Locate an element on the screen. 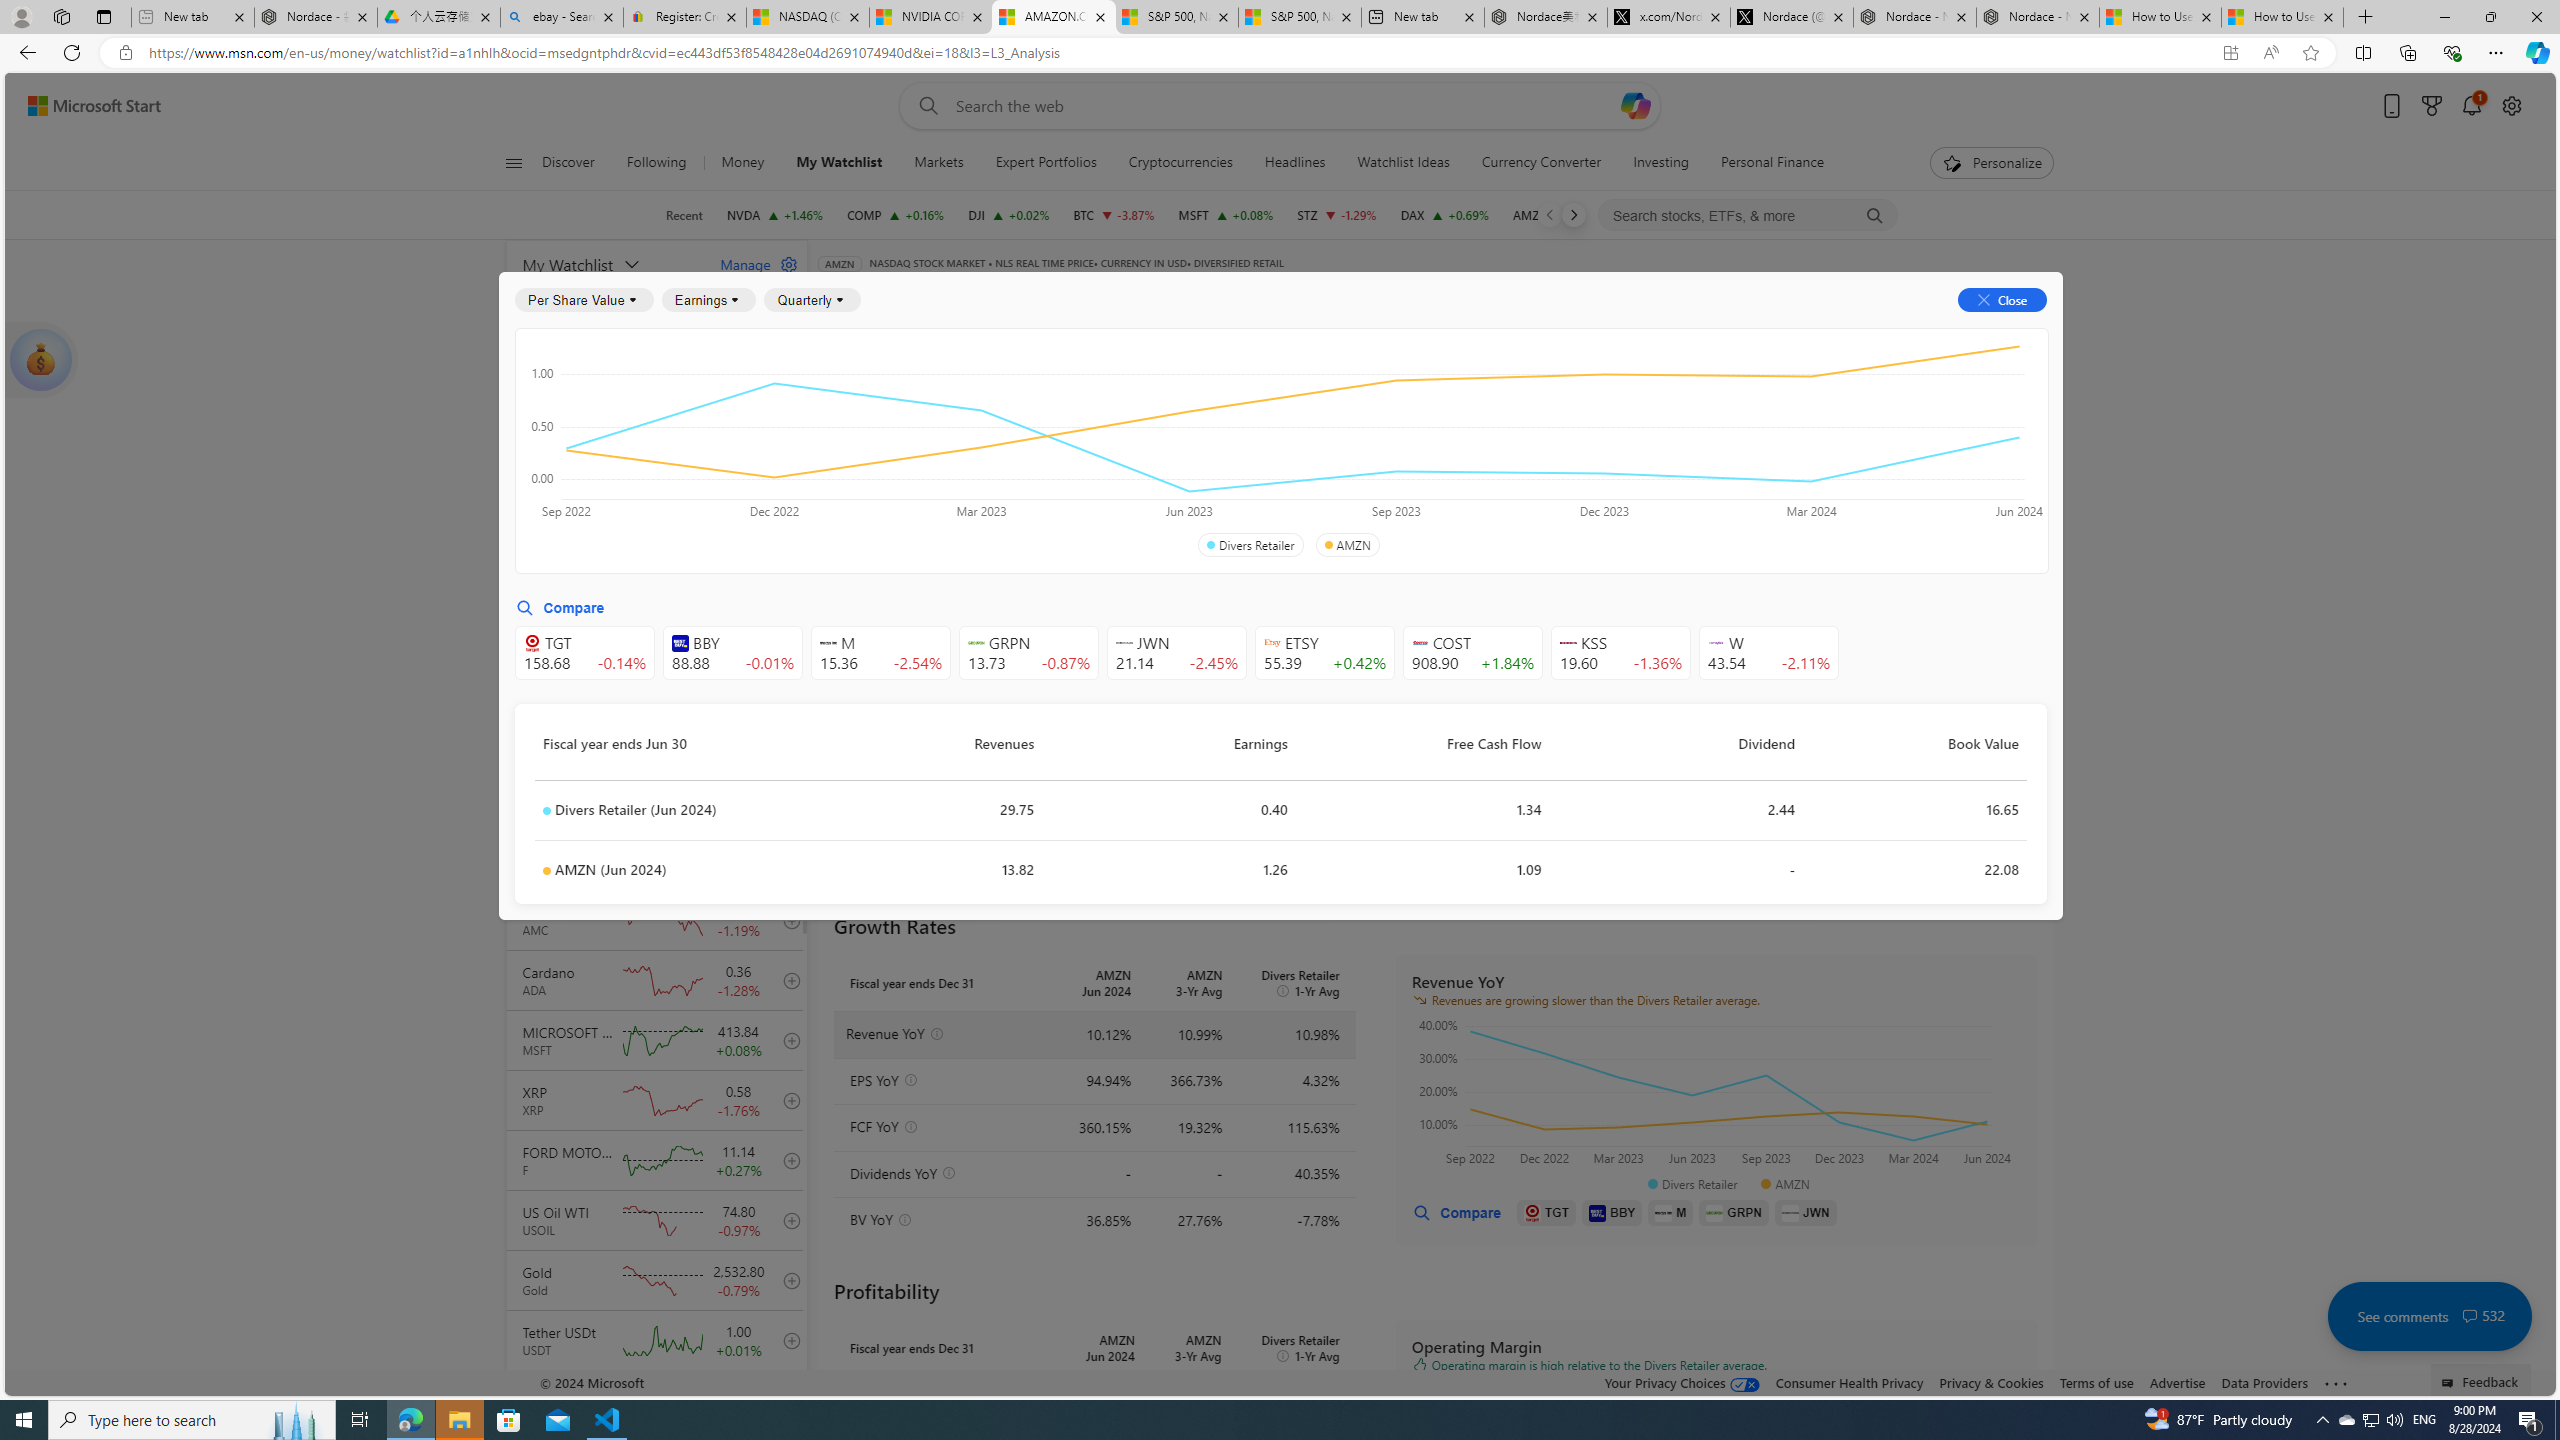 This screenshot has height=1440, width=2560. 'Privacy & Cookies' is located at coordinates (1989, 1382).